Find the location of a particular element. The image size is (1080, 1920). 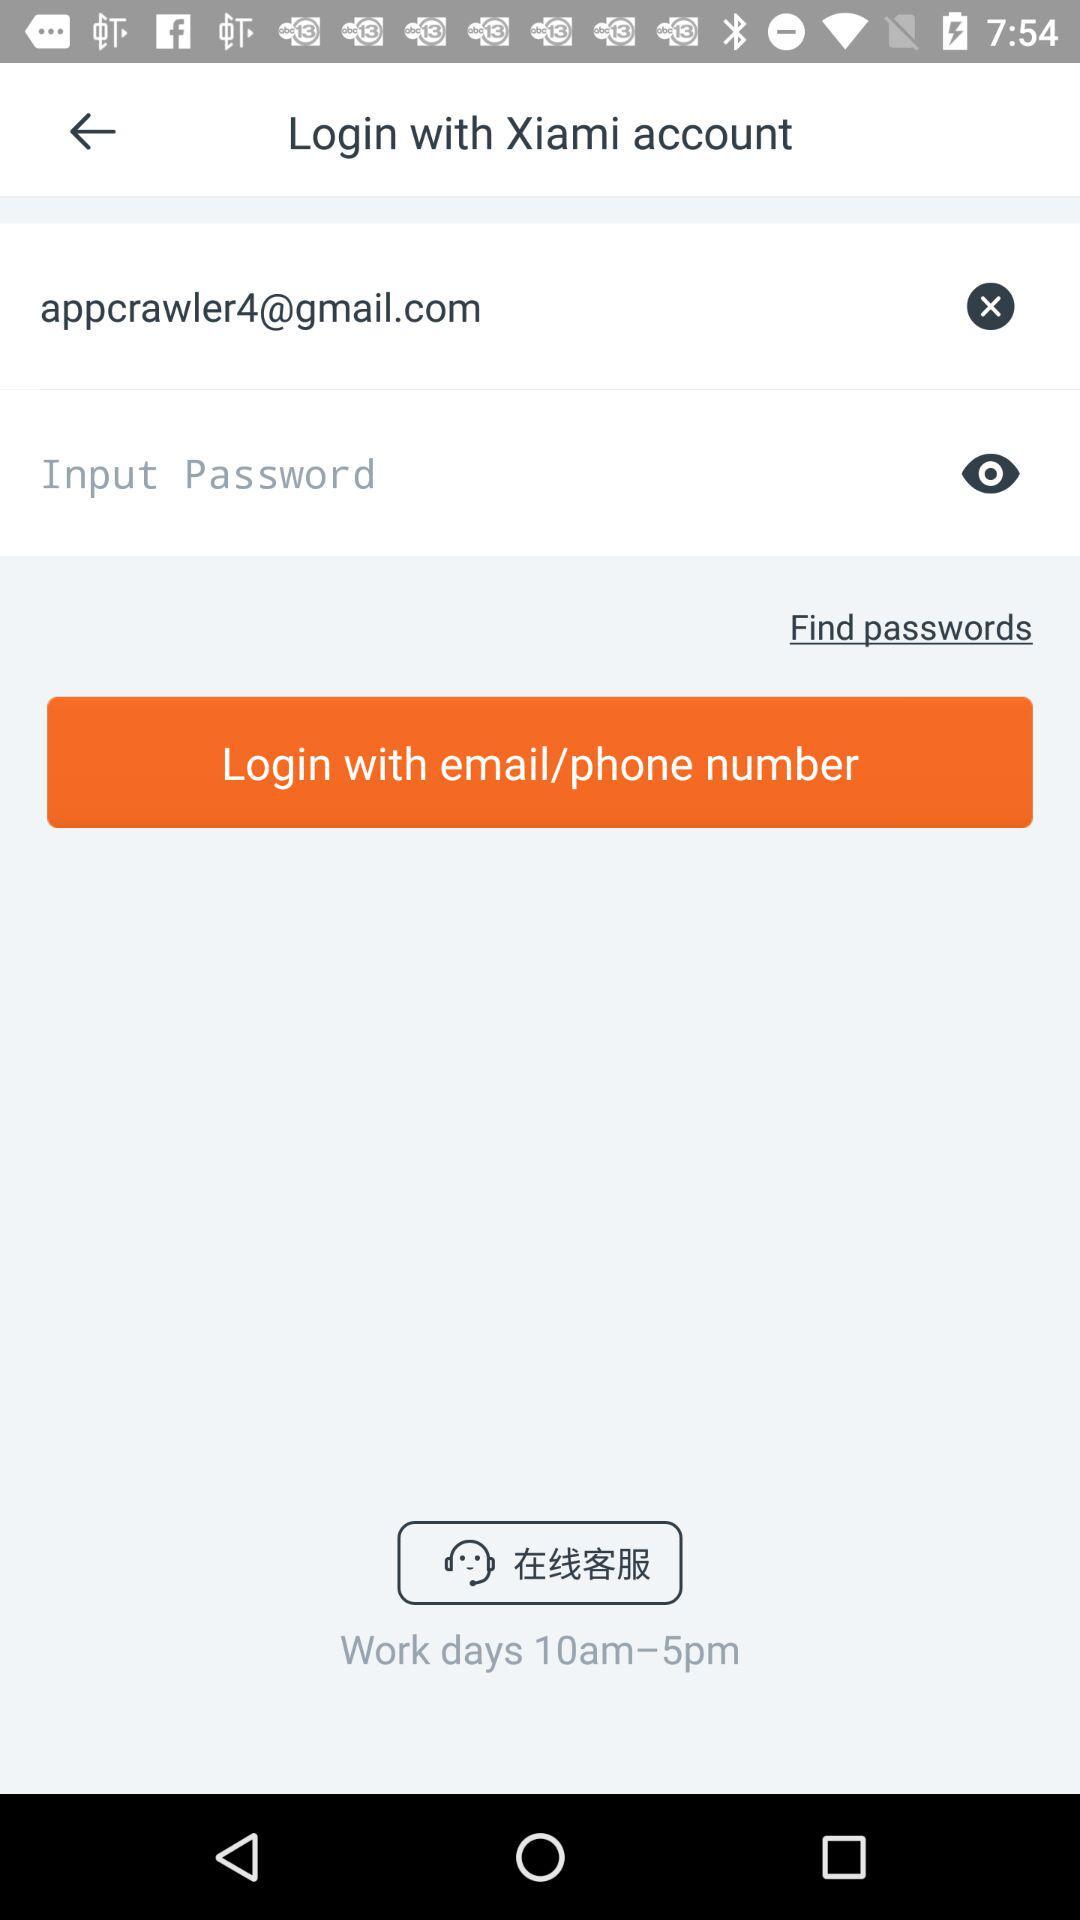

app above find passwords item is located at coordinates (990, 471).